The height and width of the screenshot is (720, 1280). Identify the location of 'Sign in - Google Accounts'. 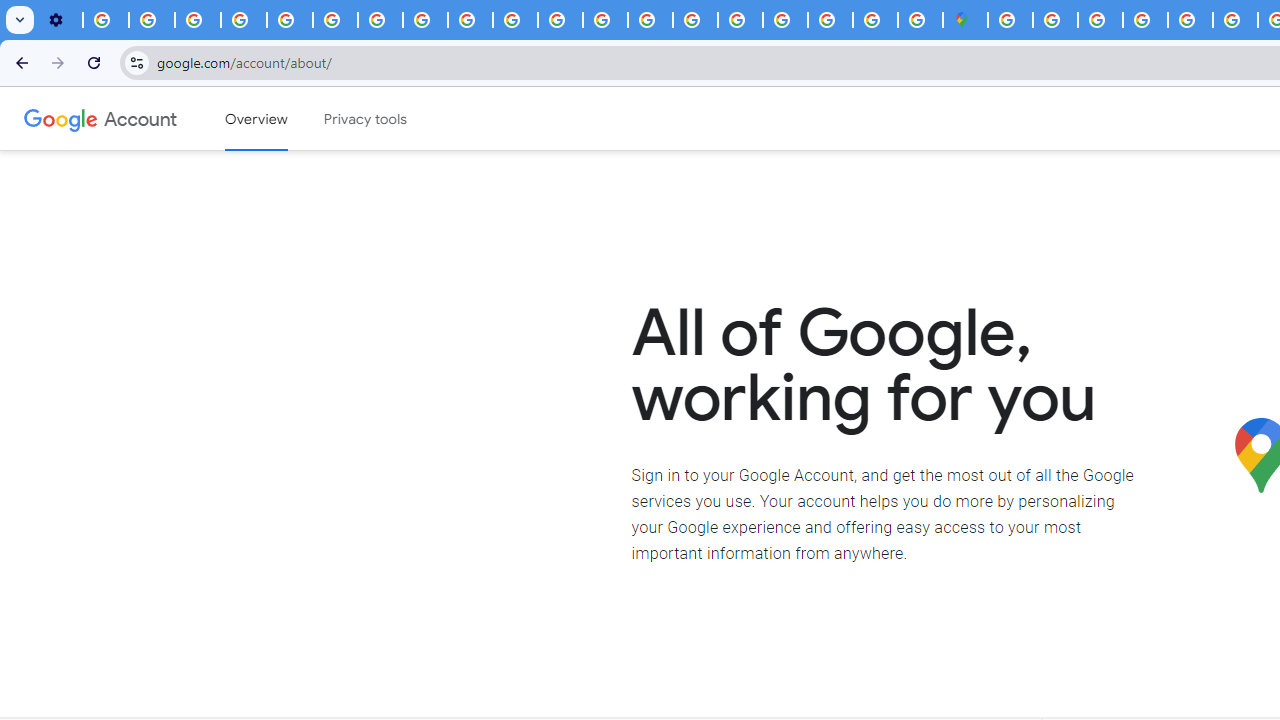
(1054, 20).